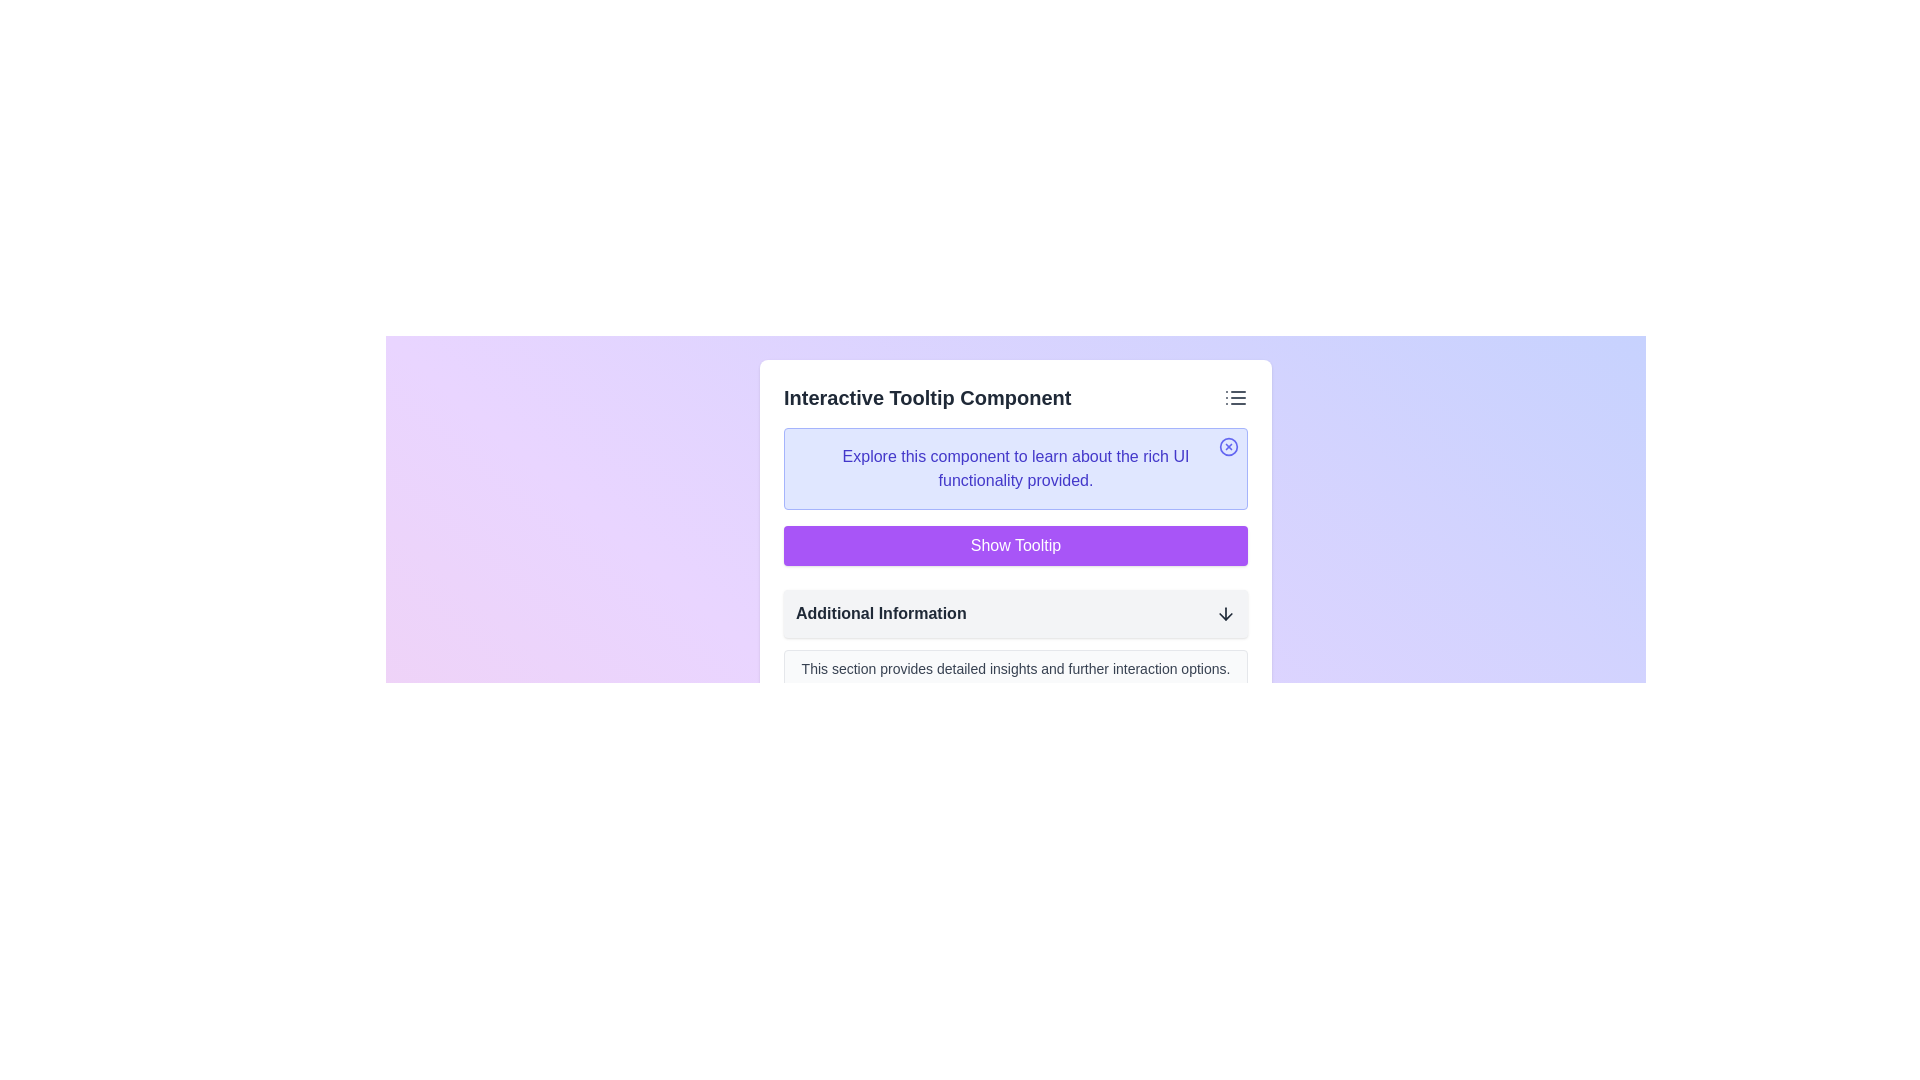 This screenshot has height=1080, width=1920. I want to click on the text label with indigo text color that reads 'Explore this component to learn about the rich UI functionality provided.', so click(1016, 469).